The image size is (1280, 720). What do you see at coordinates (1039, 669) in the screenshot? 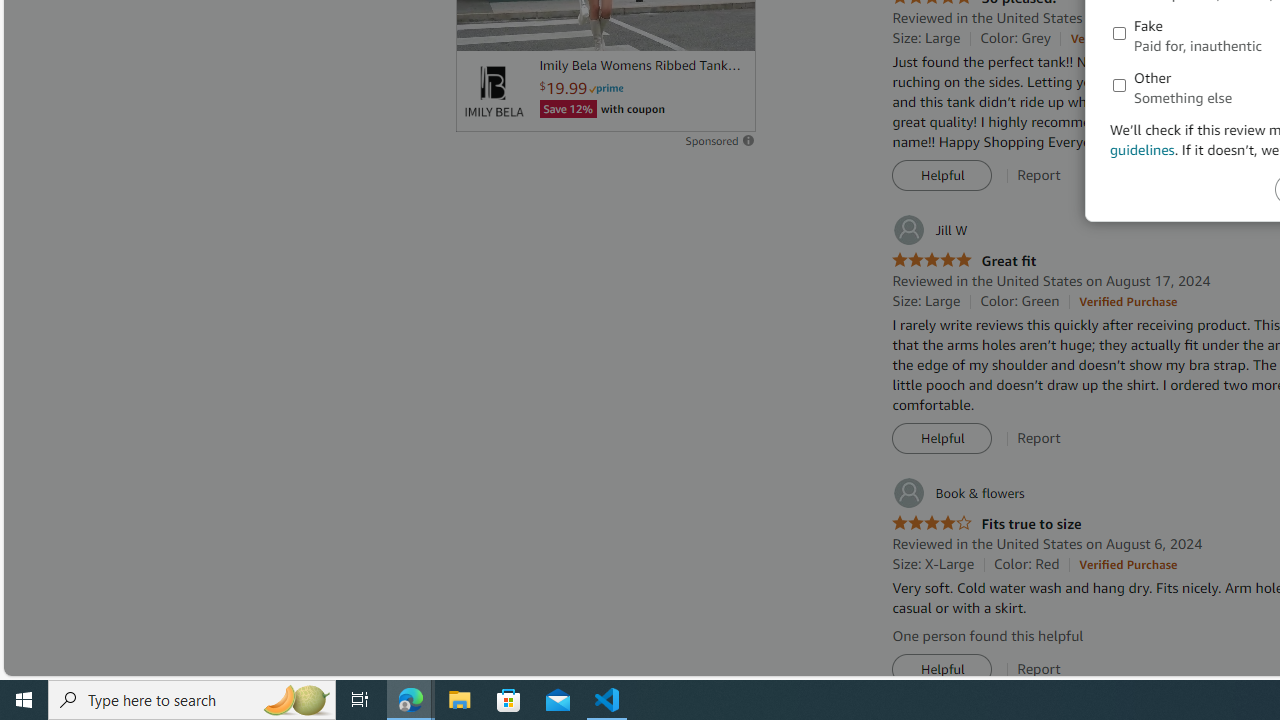
I see `'Report'` at bounding box center [1039, 669].